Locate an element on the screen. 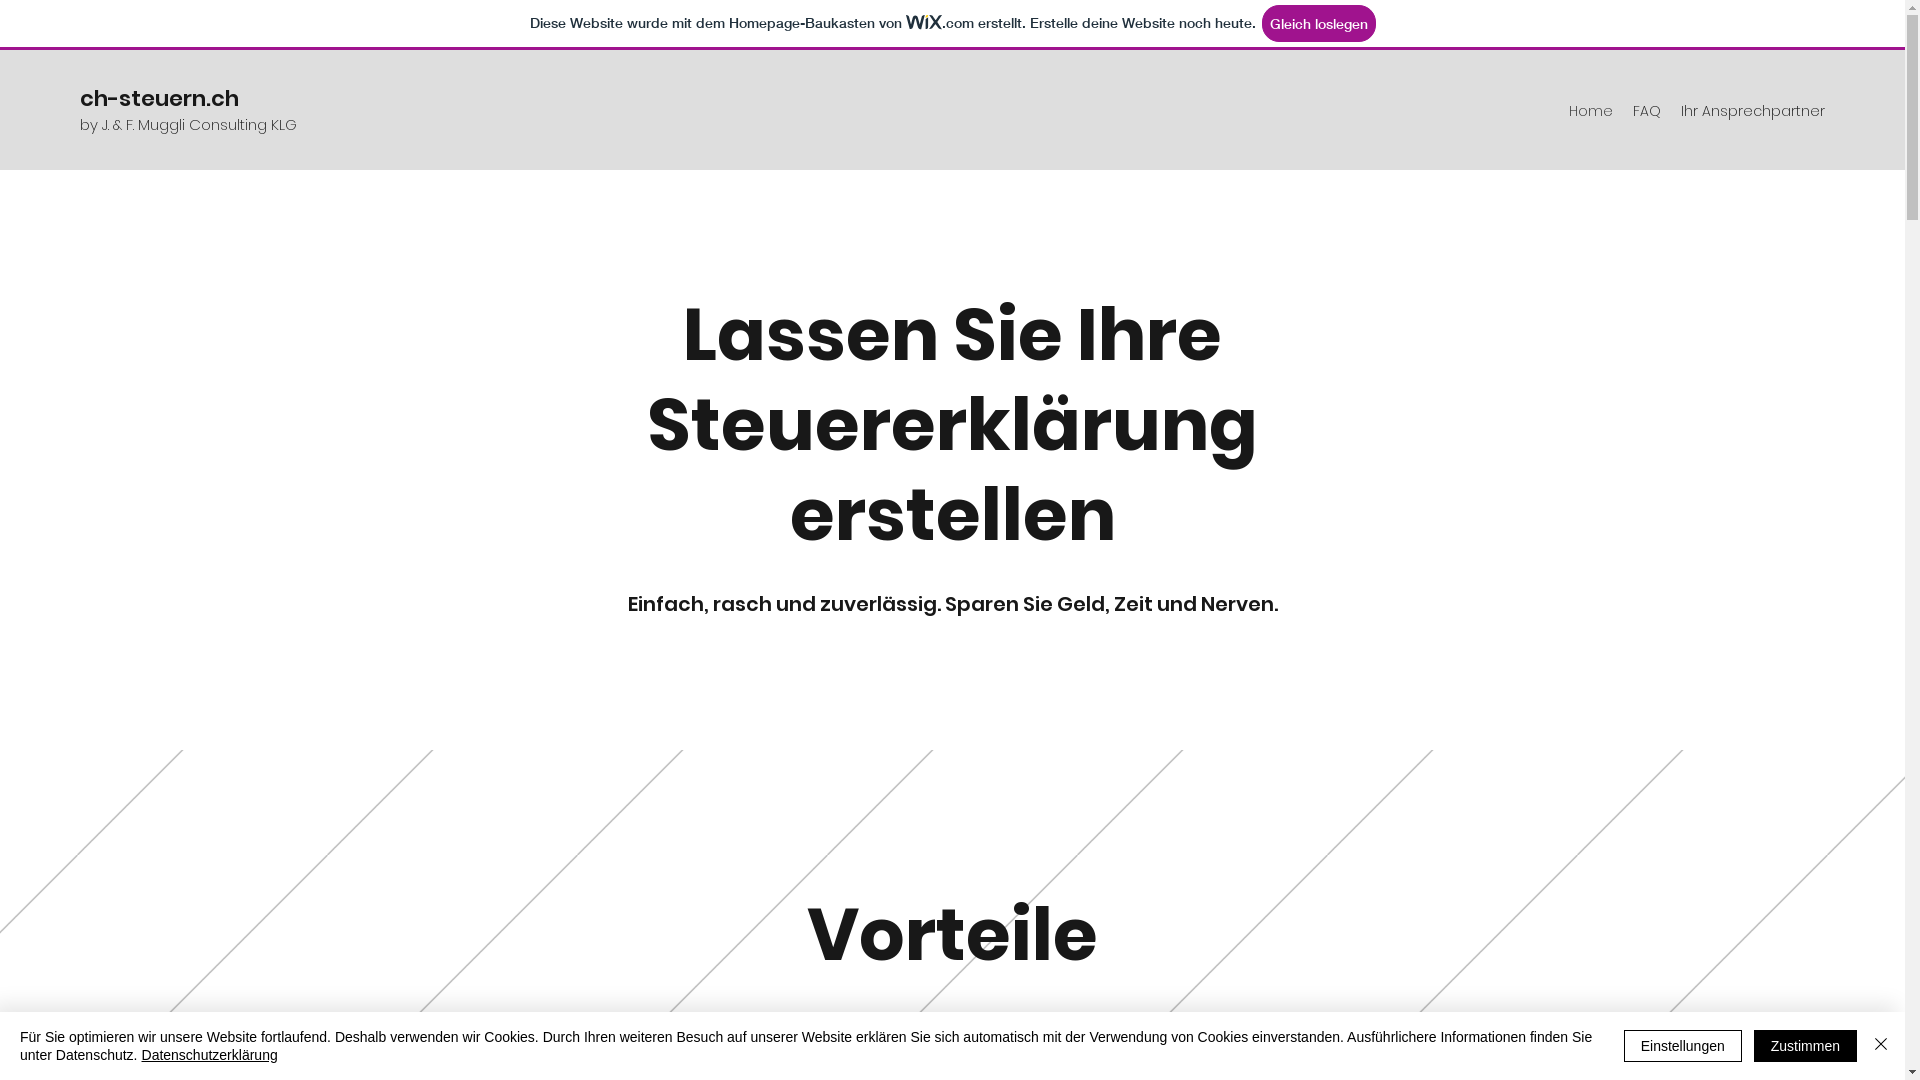 This screenshot has width=1920, height=1080. 'Ihr Ansprechpartner' is located at coordinates (1751, 111).